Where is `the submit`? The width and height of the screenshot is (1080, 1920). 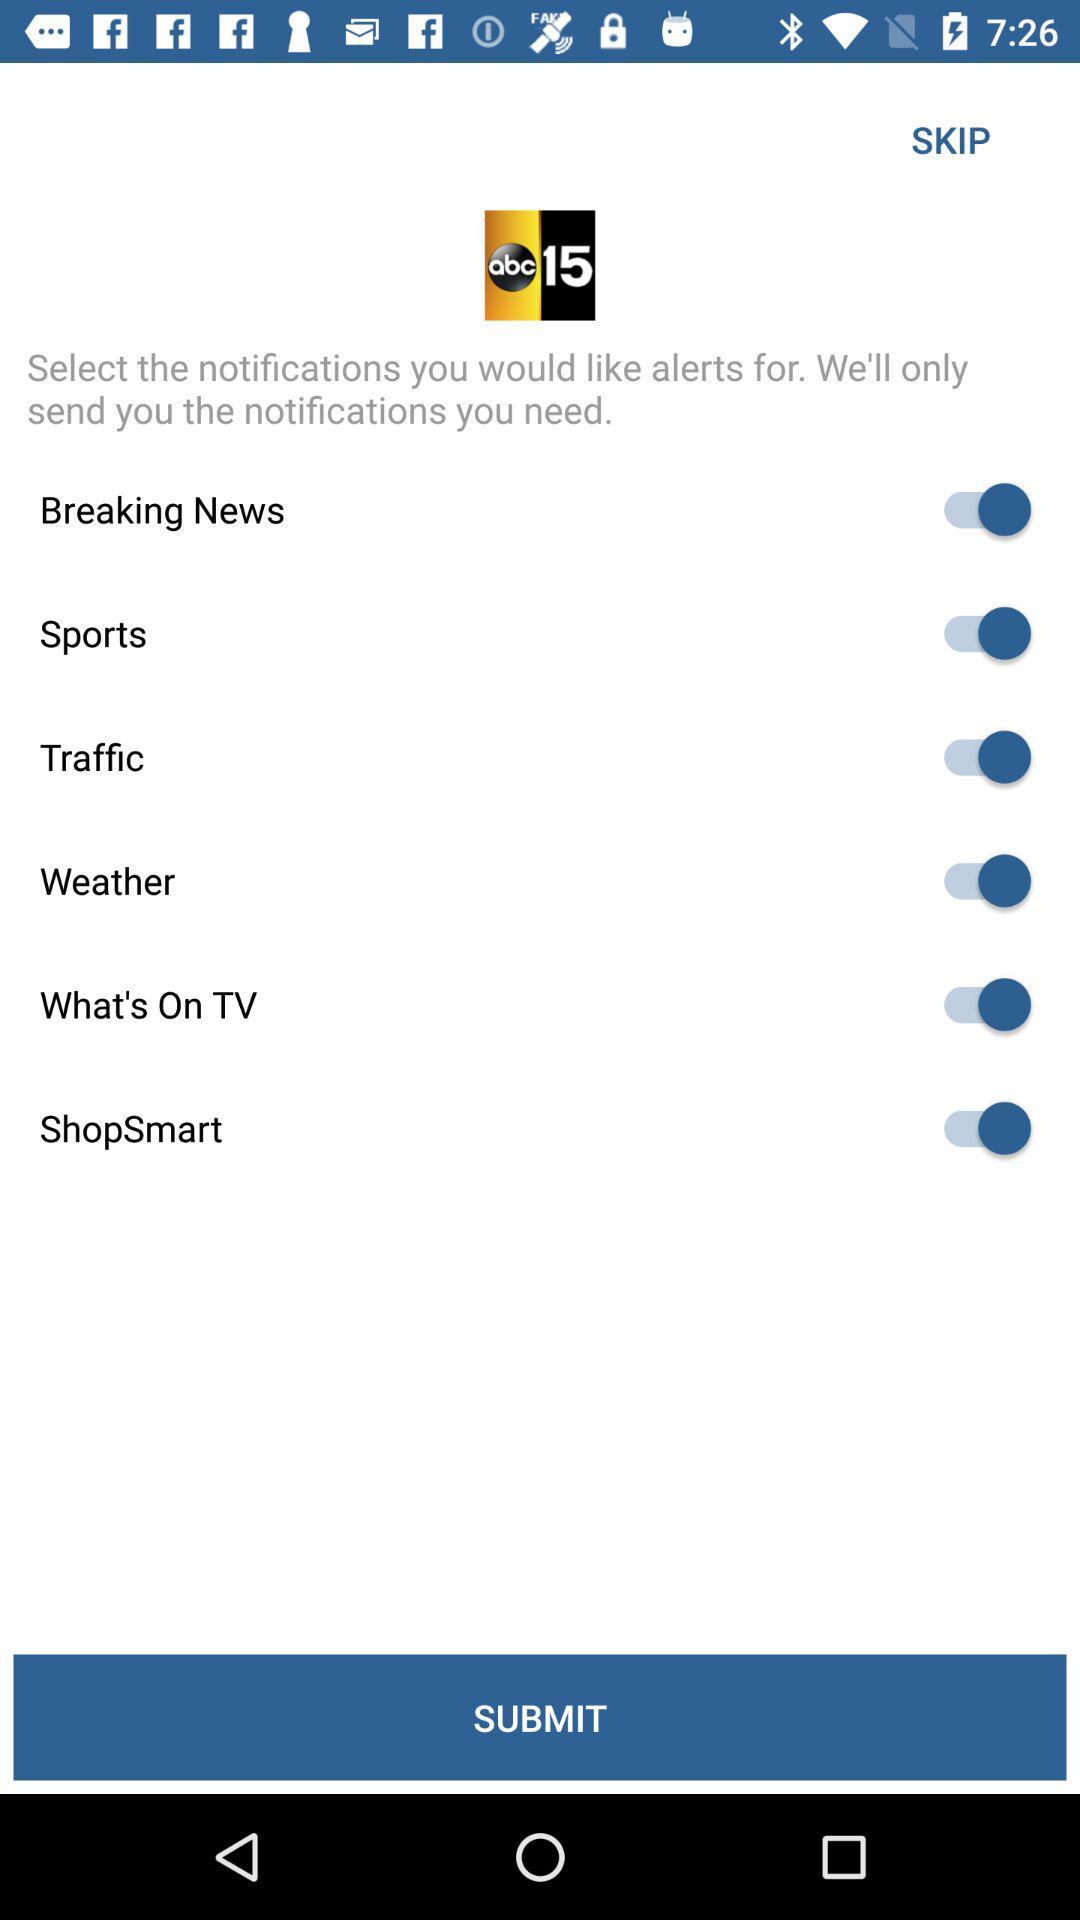 the submit is located at coordinates (540, 1716).